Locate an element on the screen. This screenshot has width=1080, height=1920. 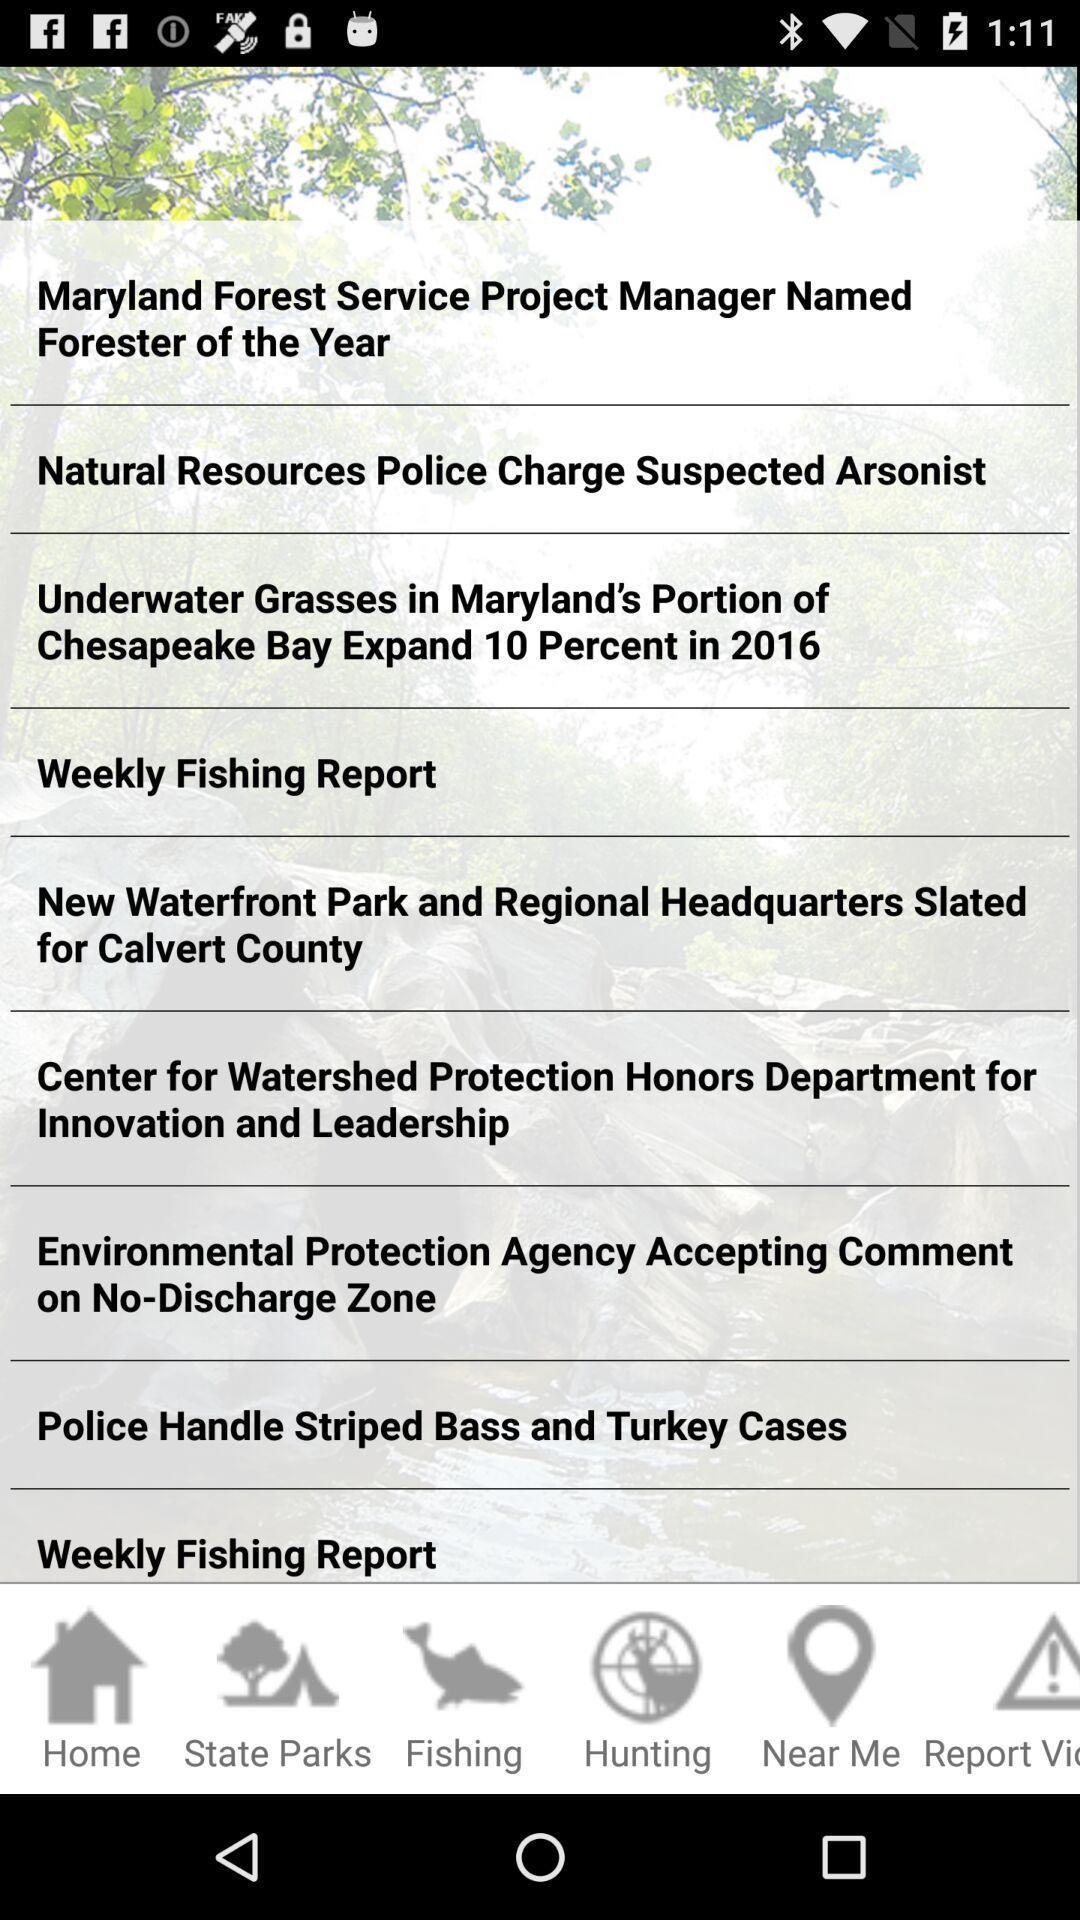
the item next to the state parks is located at coordinates (91, 1689).